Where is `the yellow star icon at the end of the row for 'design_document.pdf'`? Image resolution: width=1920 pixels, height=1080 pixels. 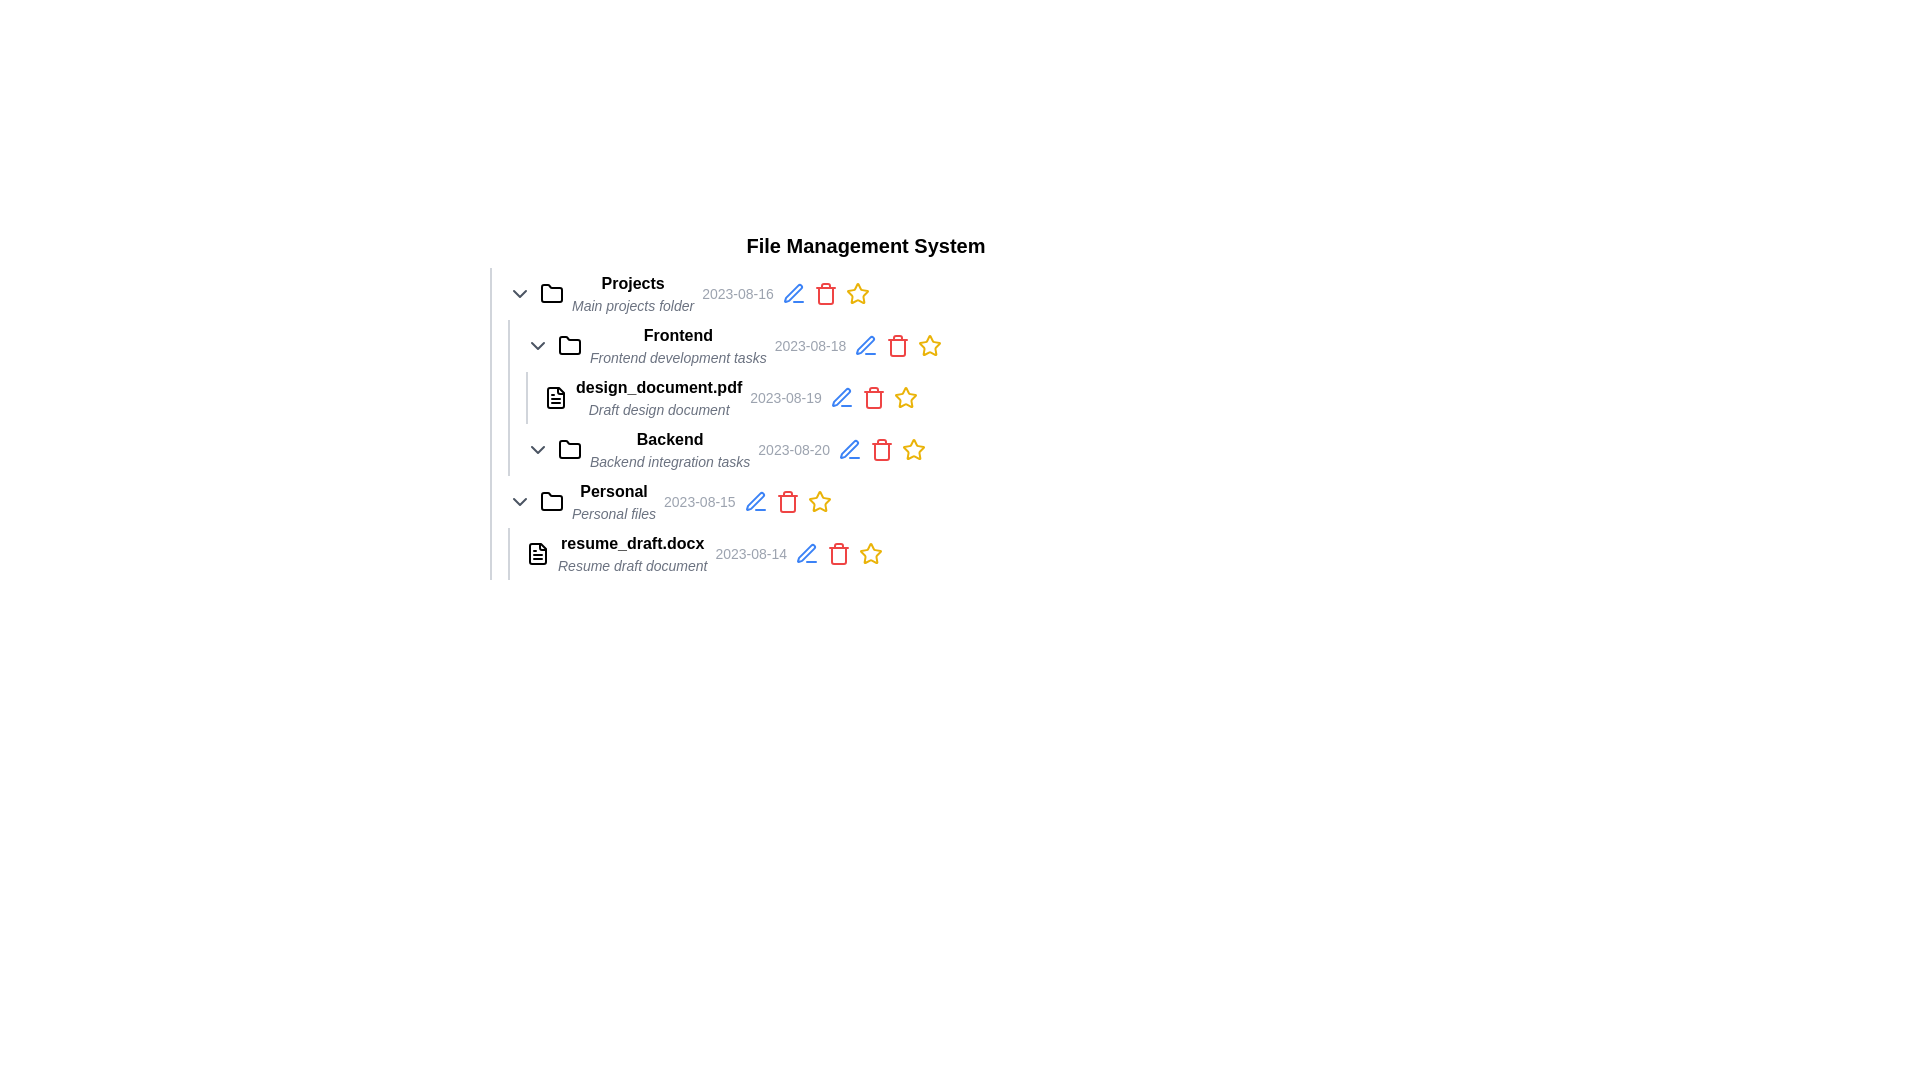
the yellow star icon at the end of the row for 'design_document.pdf' is located at coordinates (904, 397).